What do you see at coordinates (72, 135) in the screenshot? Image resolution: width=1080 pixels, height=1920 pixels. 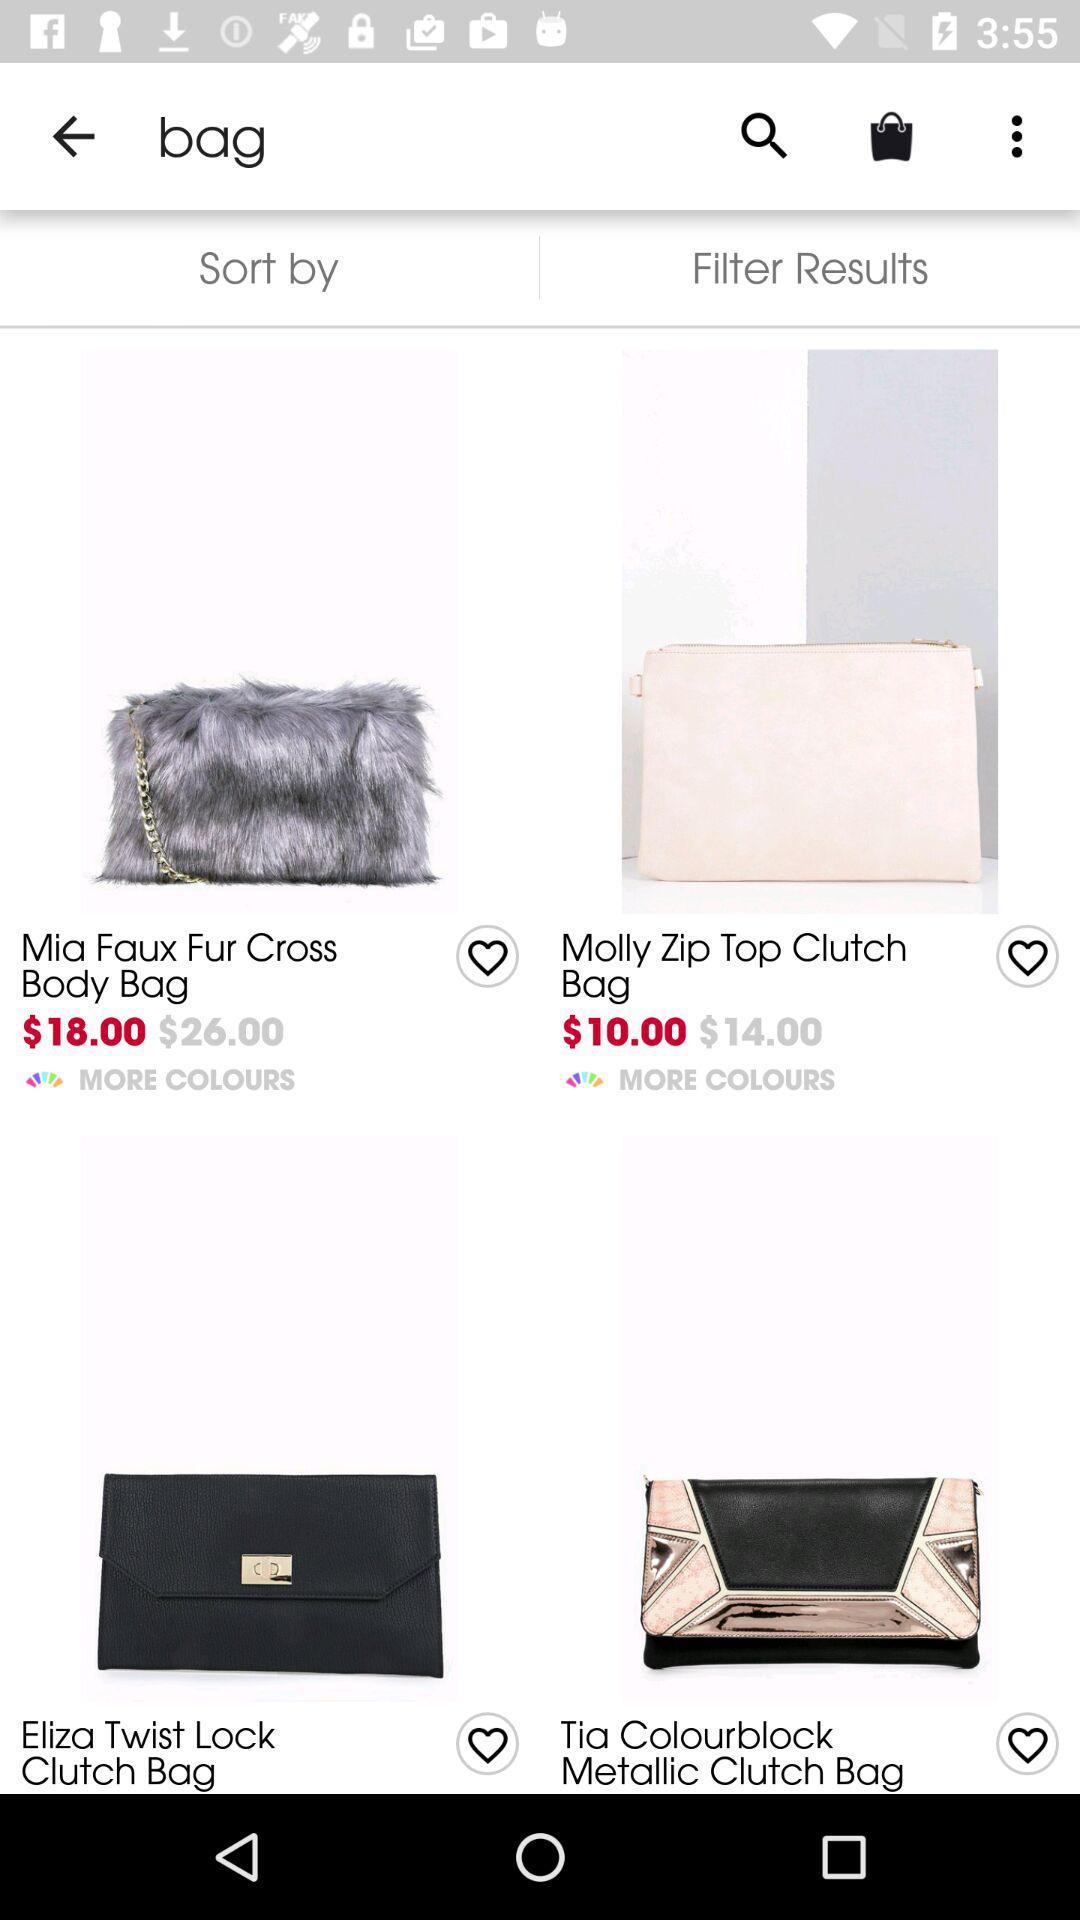 I see `item next to bag` at bounding box center [72, 135].